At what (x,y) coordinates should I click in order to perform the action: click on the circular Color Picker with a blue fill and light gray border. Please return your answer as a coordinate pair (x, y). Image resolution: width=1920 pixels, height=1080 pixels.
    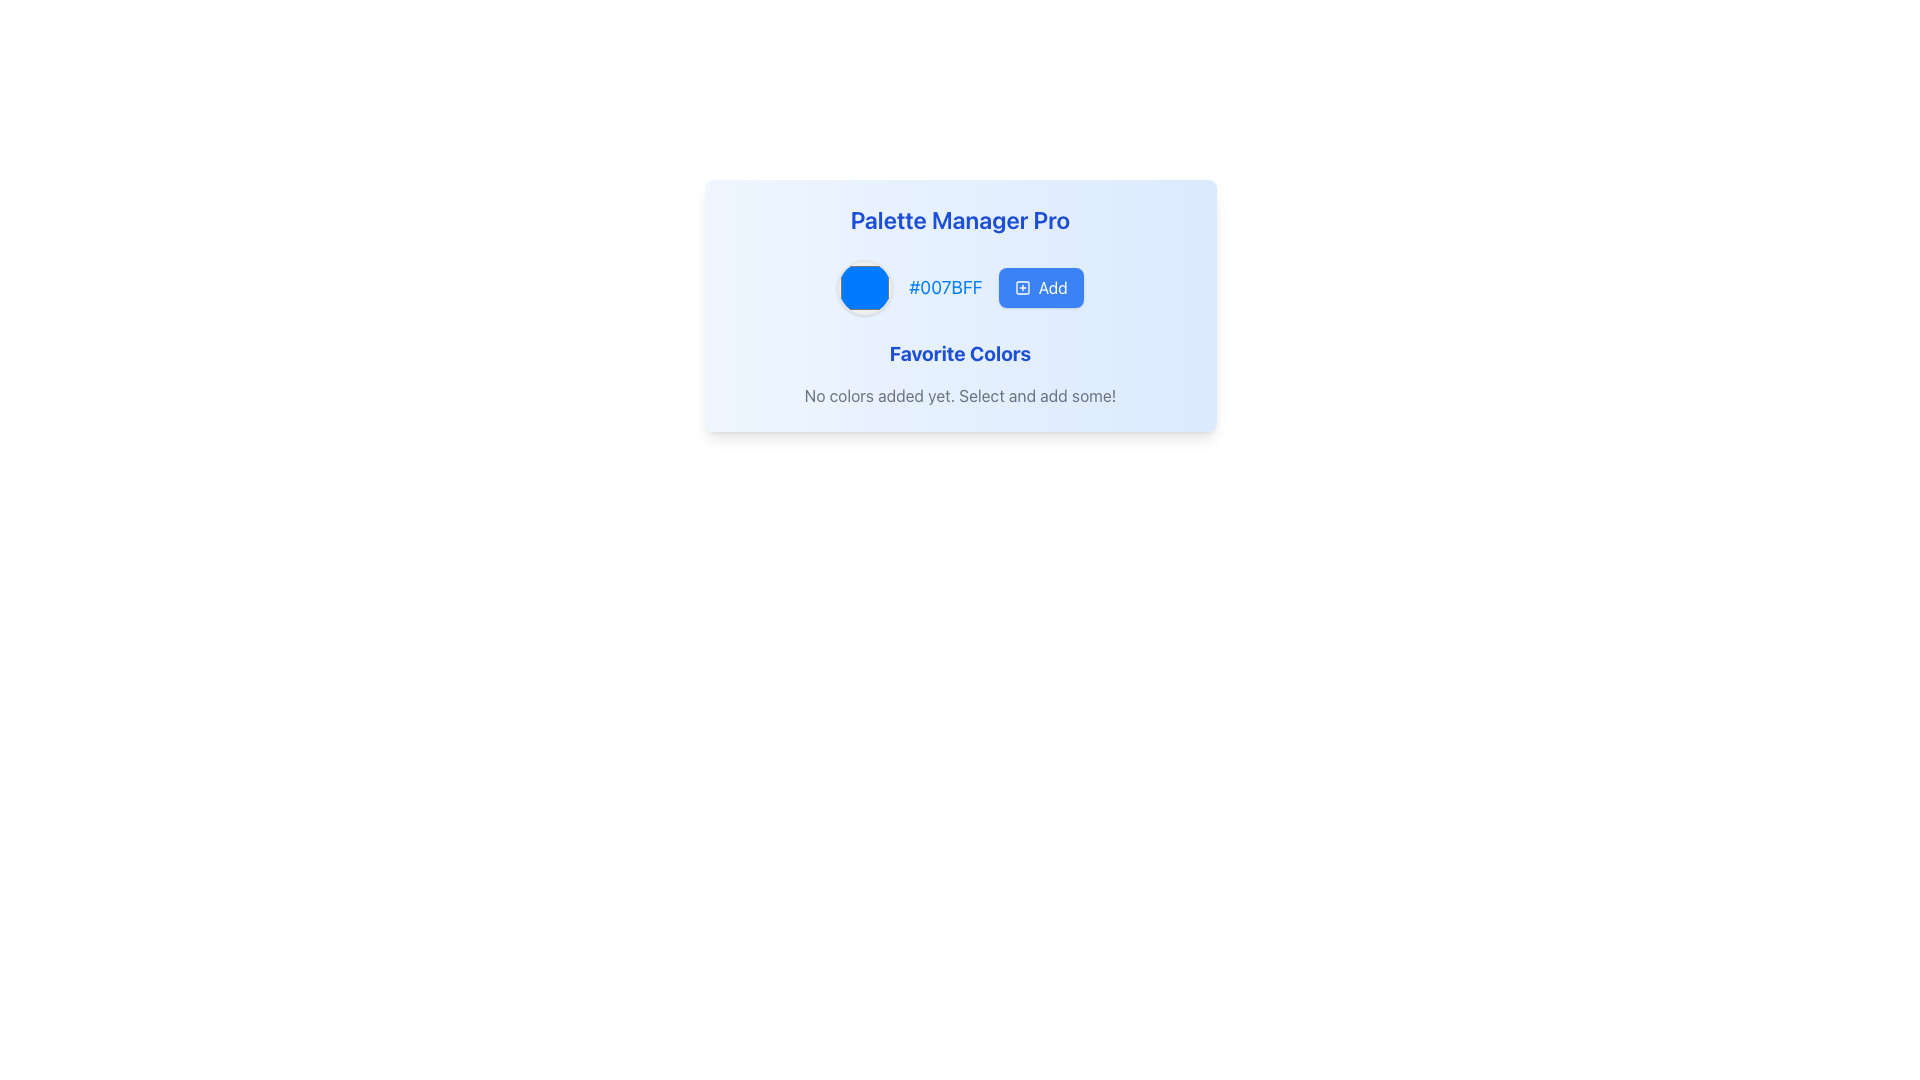
    Looking at the image, I should click on (865, 288).